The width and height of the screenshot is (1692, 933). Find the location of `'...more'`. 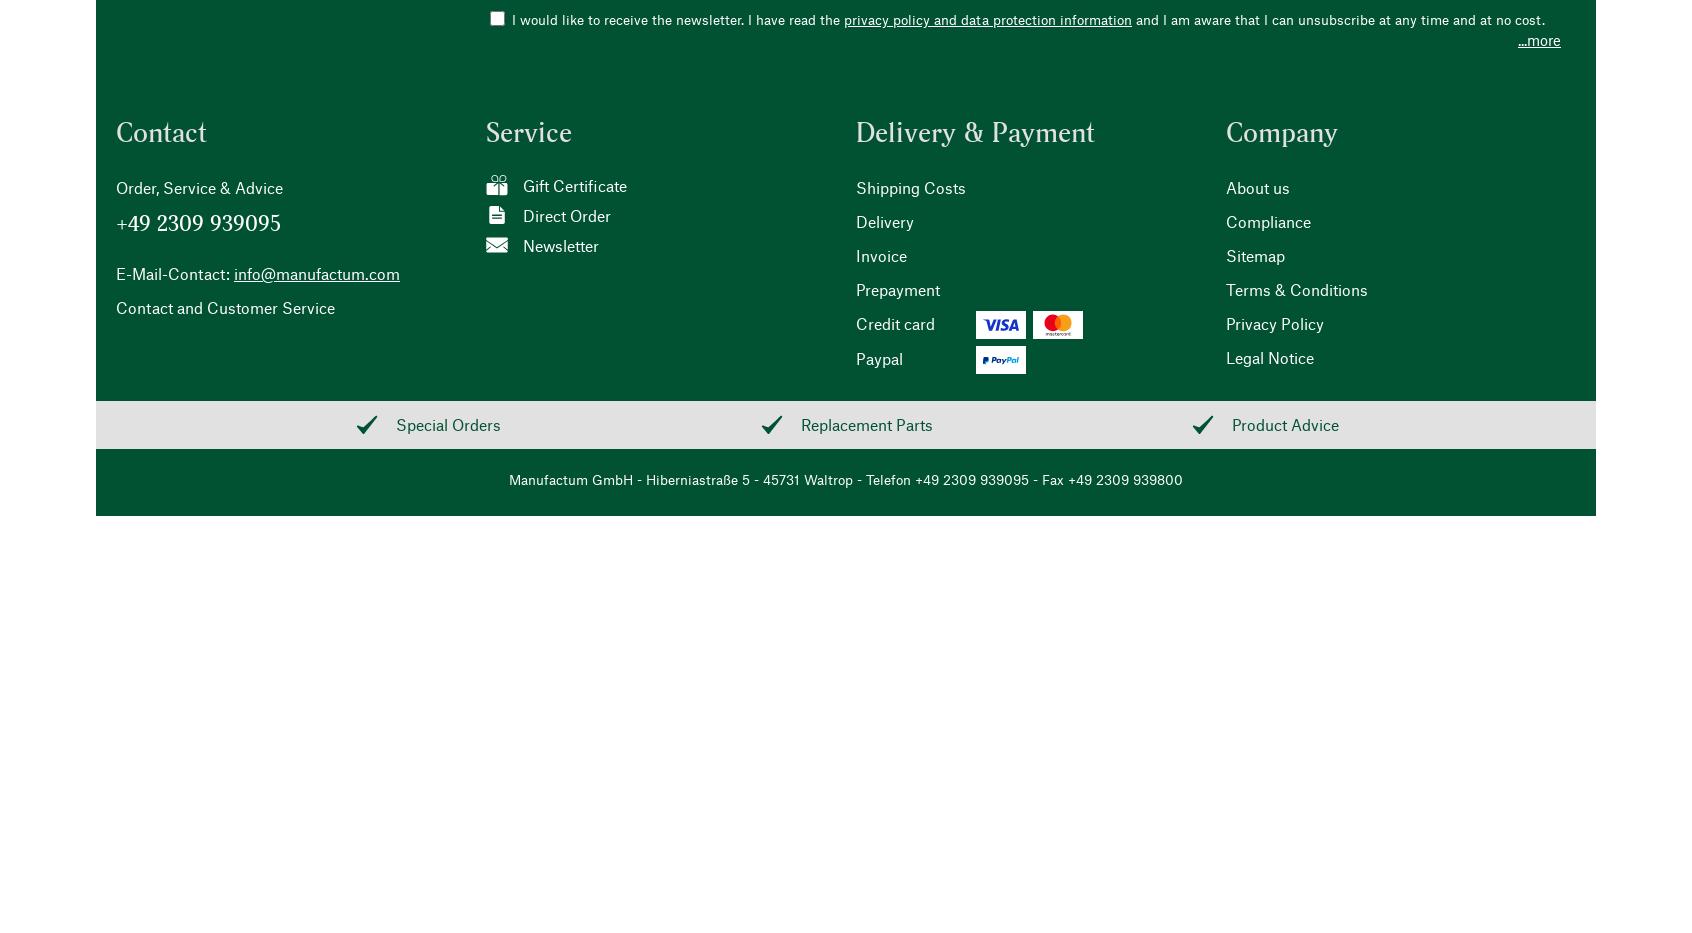

'...more' is located at coordinates (1539, 38).